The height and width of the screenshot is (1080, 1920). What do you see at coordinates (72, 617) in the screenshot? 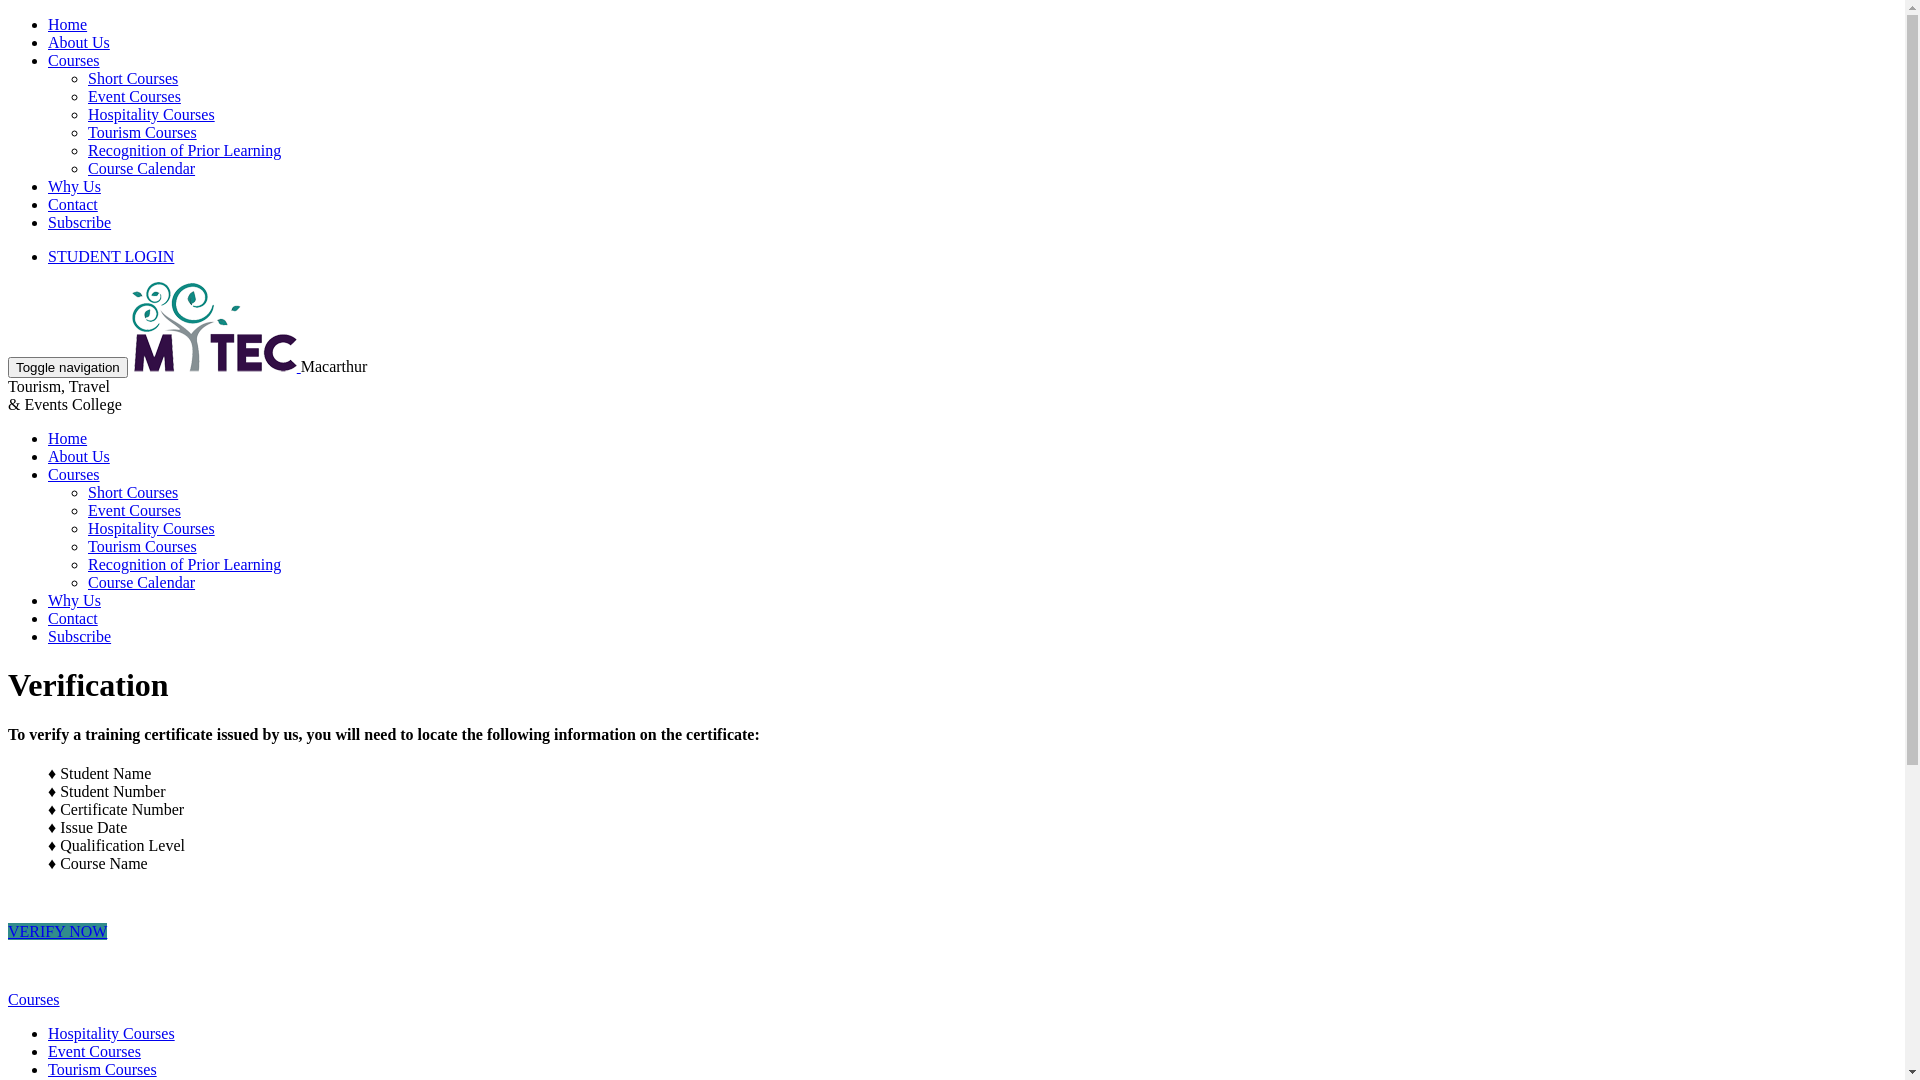
I see `'Contact'` at bounding box center [72, 617].